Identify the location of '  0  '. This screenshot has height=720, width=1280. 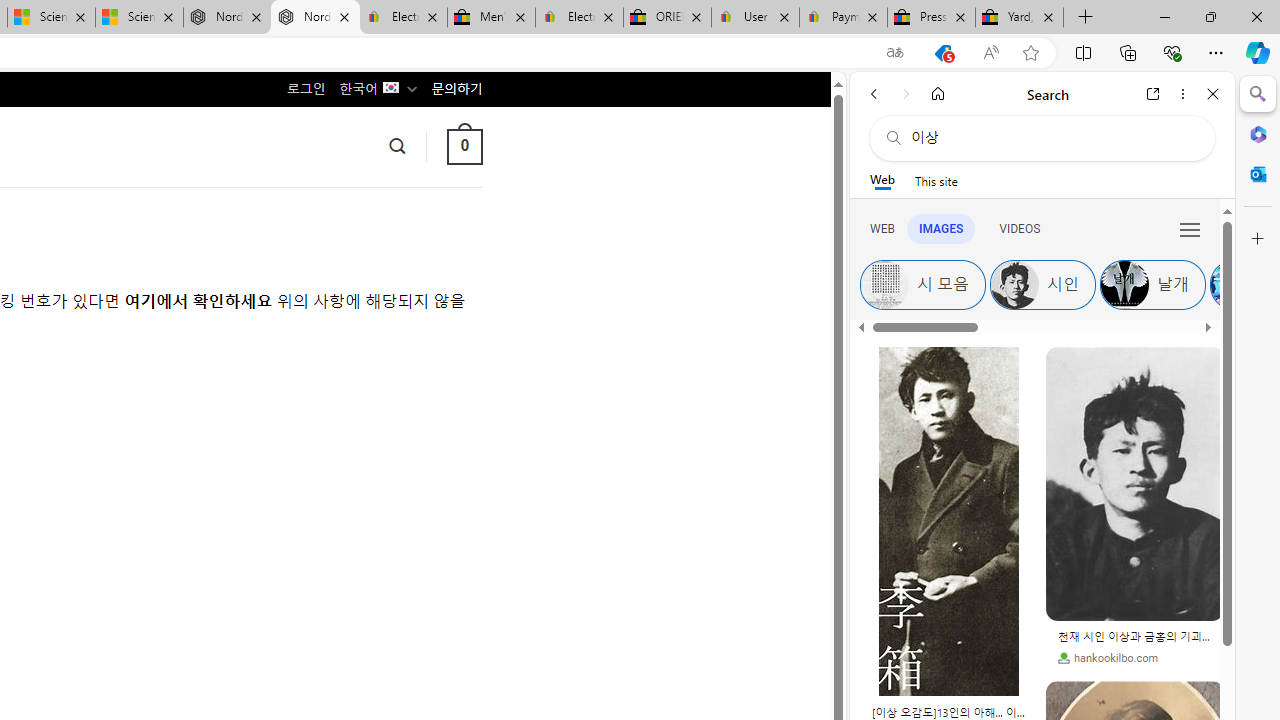
(463, 145).